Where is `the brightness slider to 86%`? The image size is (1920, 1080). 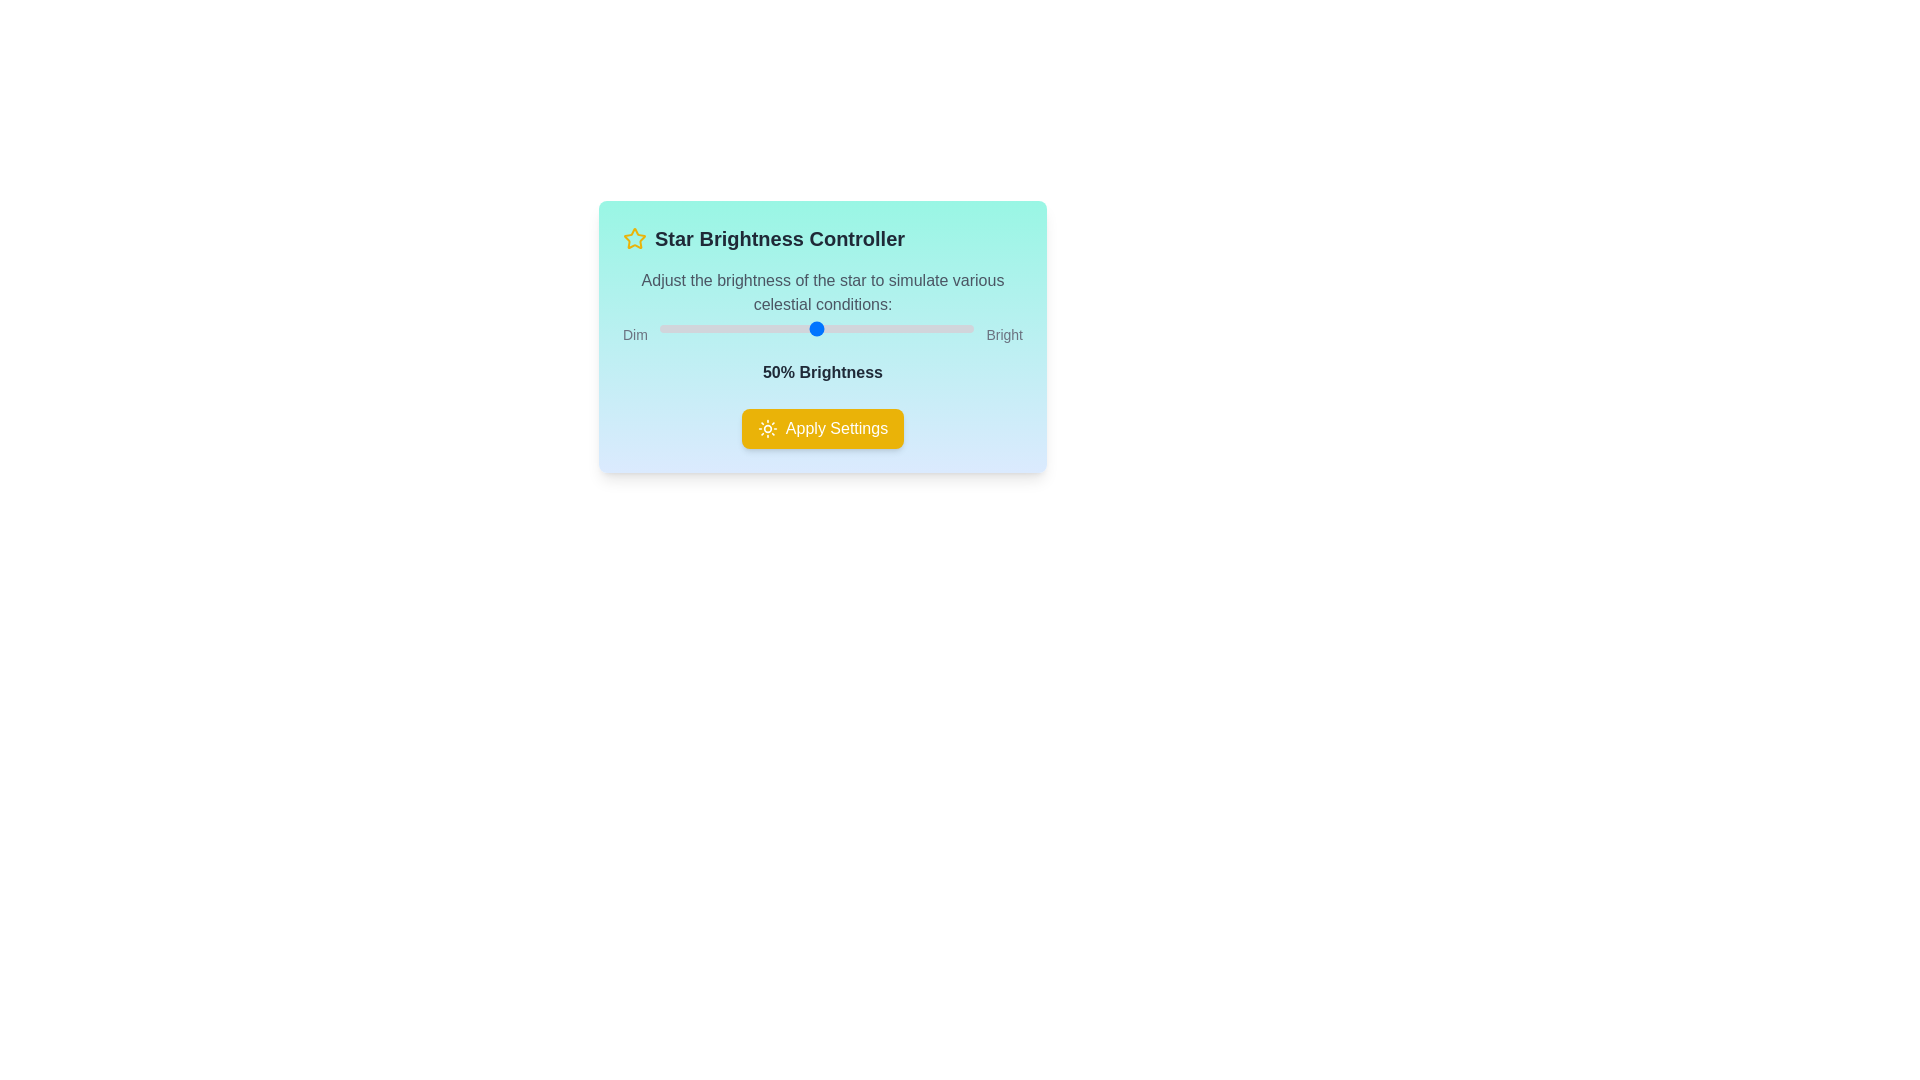 the brightness slider to 86% is located at coordinates (929, 327).